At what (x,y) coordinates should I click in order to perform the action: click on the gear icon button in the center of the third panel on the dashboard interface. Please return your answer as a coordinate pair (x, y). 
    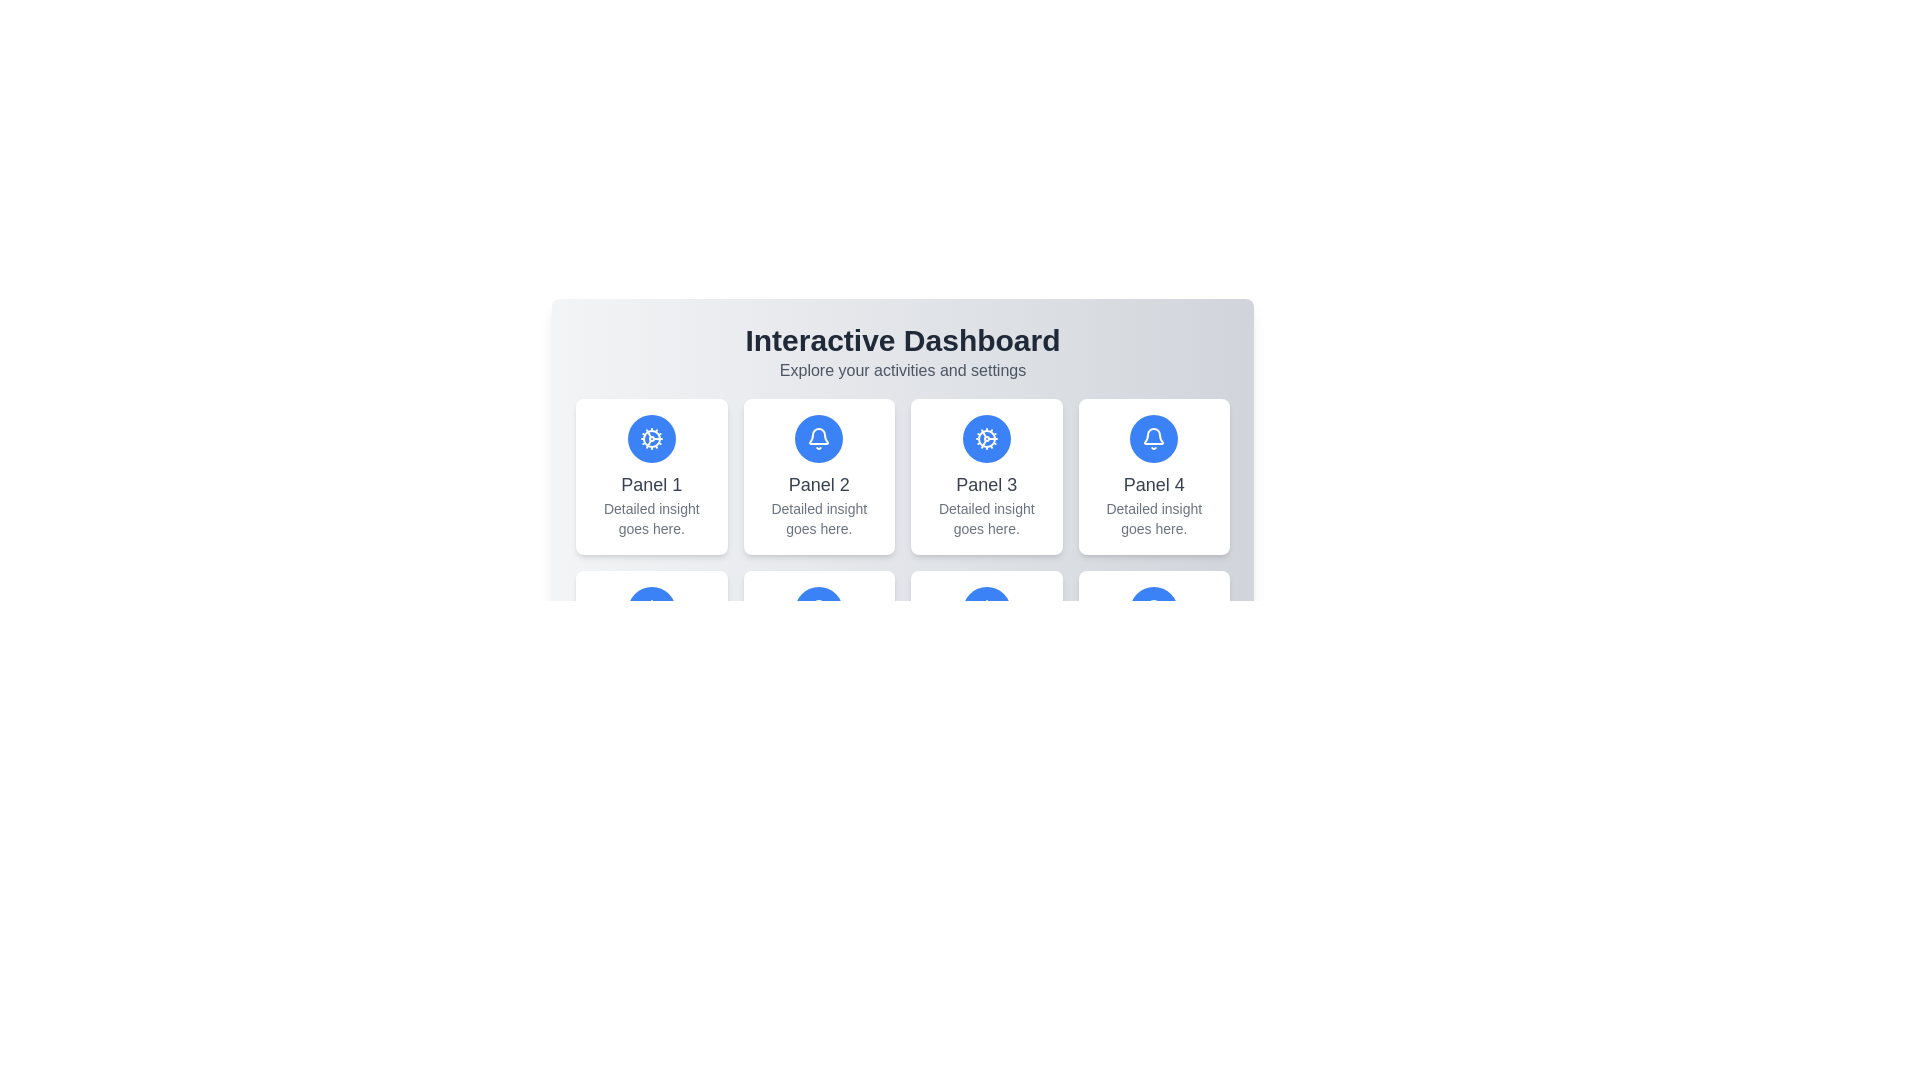
    Looking at the image, I should click on (986, 438).